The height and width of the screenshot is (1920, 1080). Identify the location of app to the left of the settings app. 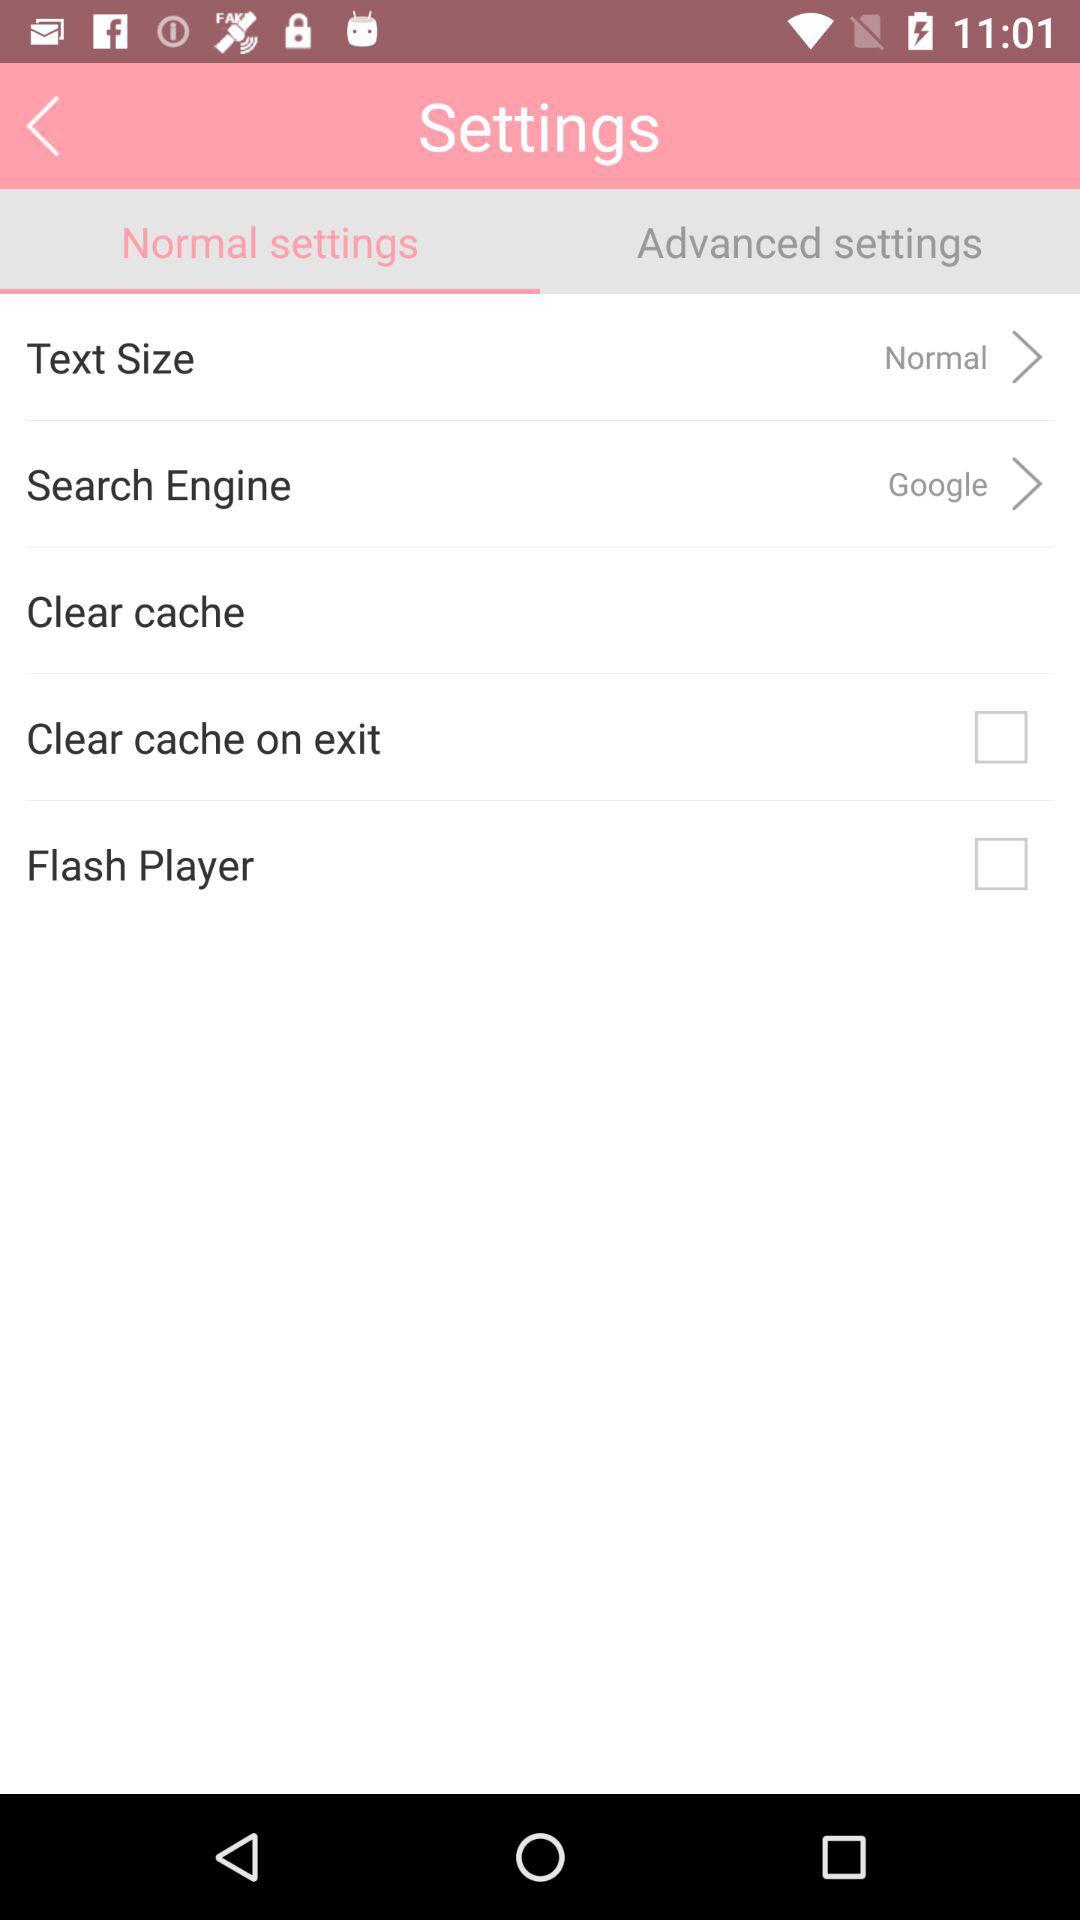
(42, 124).